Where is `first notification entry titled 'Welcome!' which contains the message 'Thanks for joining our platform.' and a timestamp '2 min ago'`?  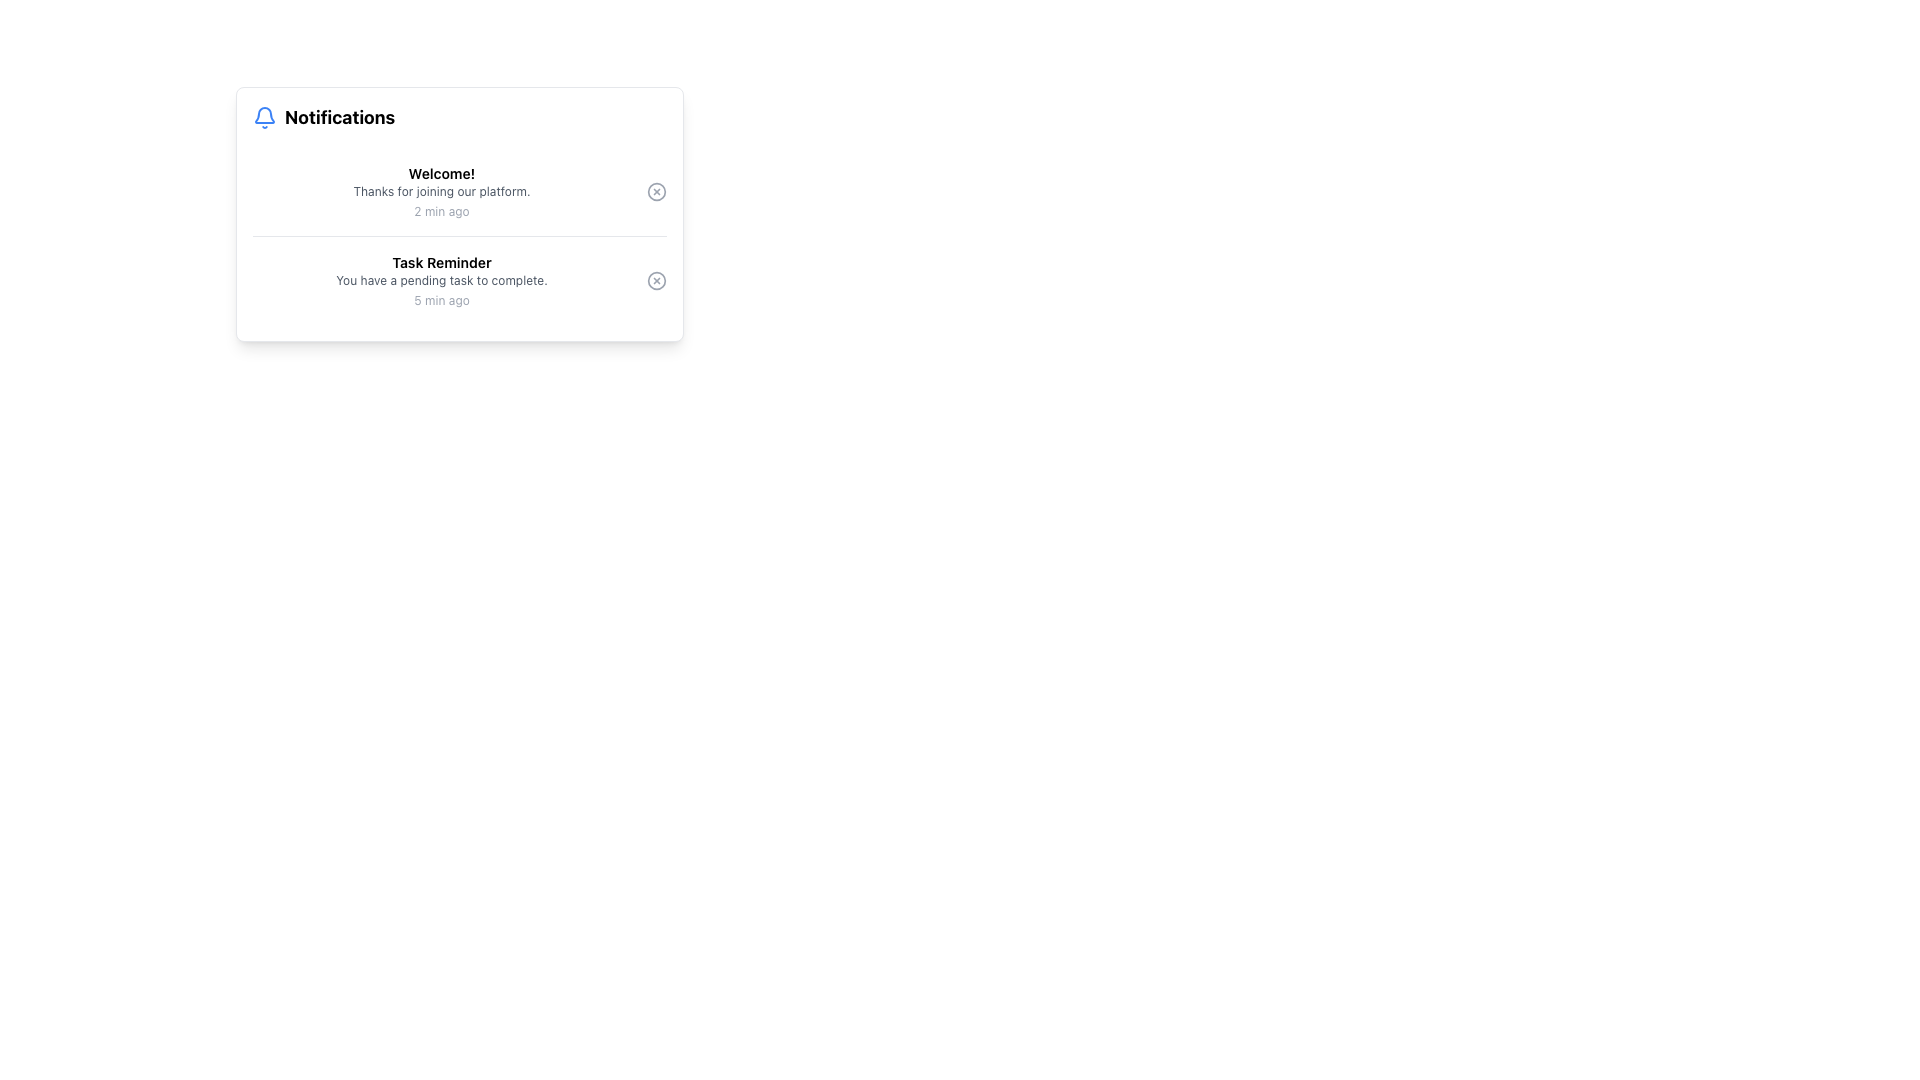 first notification entry titled 'Welcome!' which contains the message 'Thanks for joining our platform.' and a timestamp '2 min ago' is located at coordinates (459, 192).